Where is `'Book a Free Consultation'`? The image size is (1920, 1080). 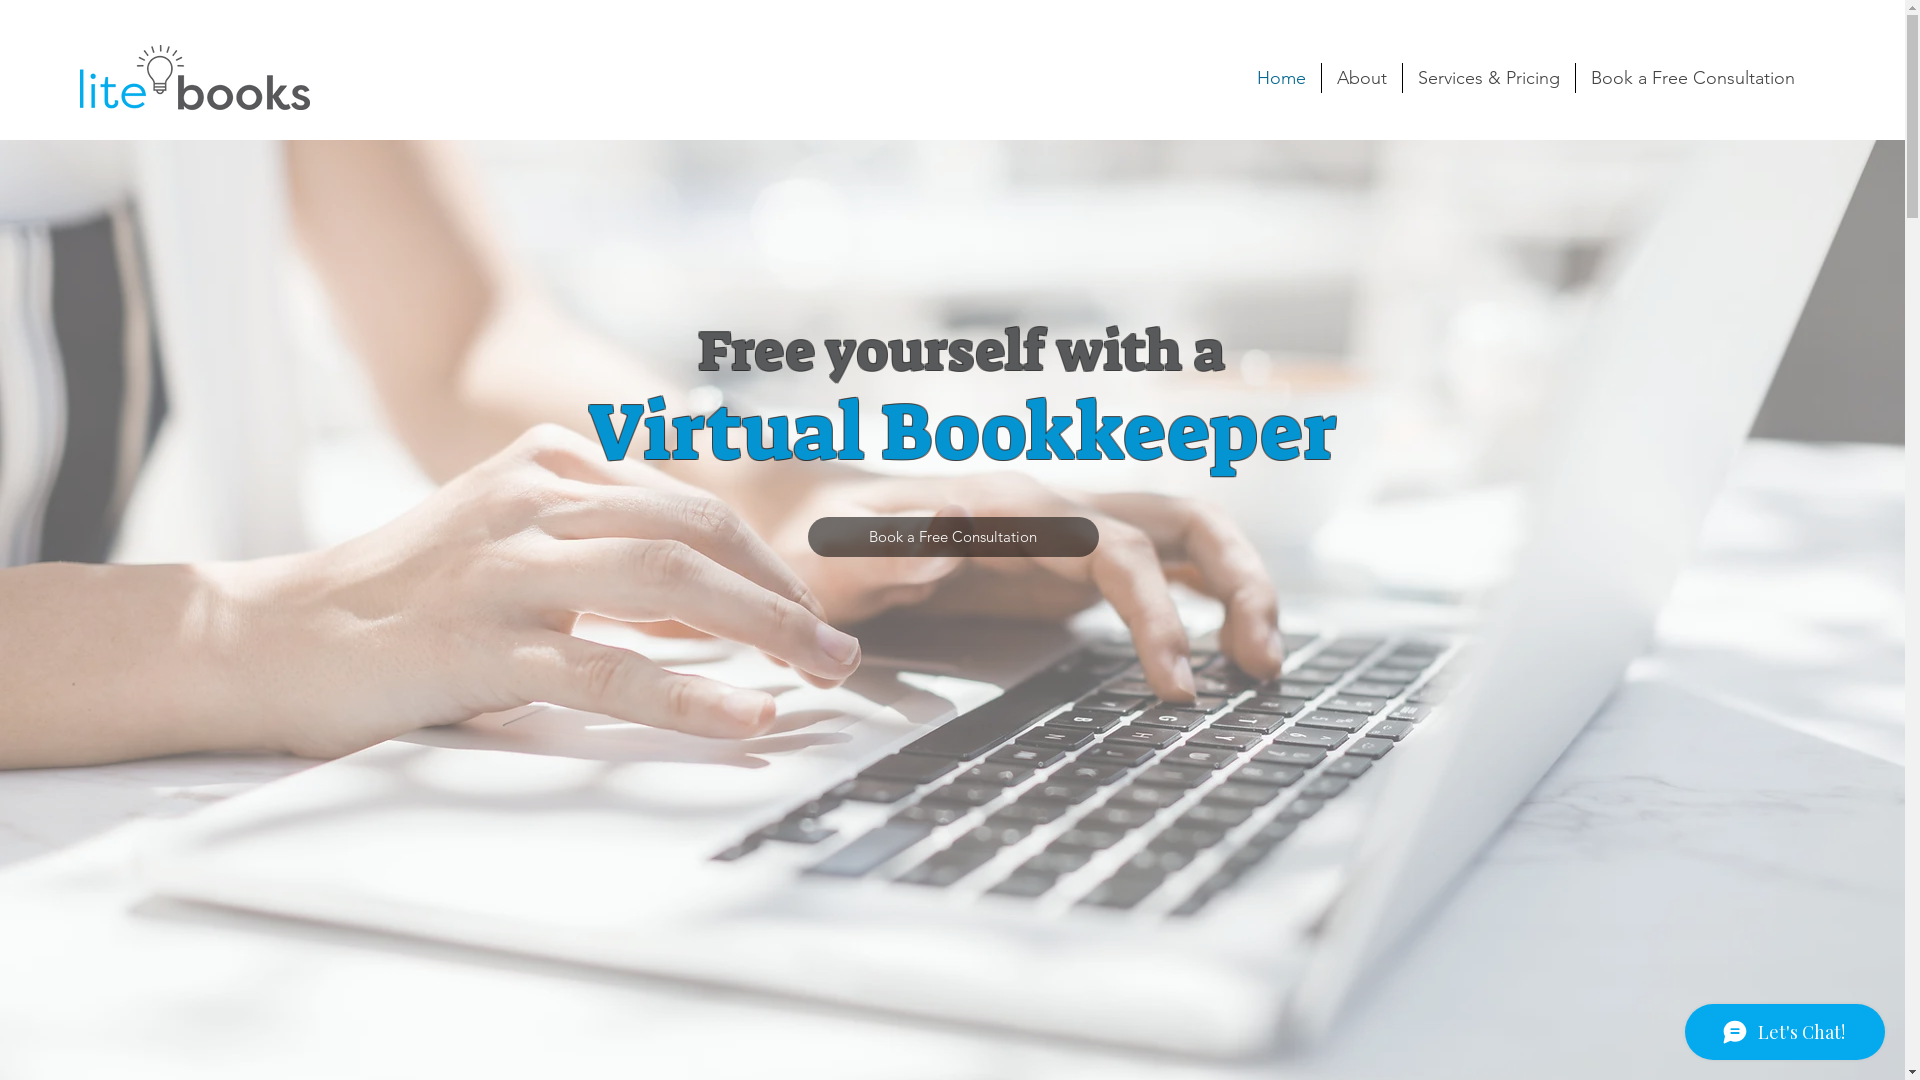 'Book a Free Consultation' is located at coordinates (1692, 76).